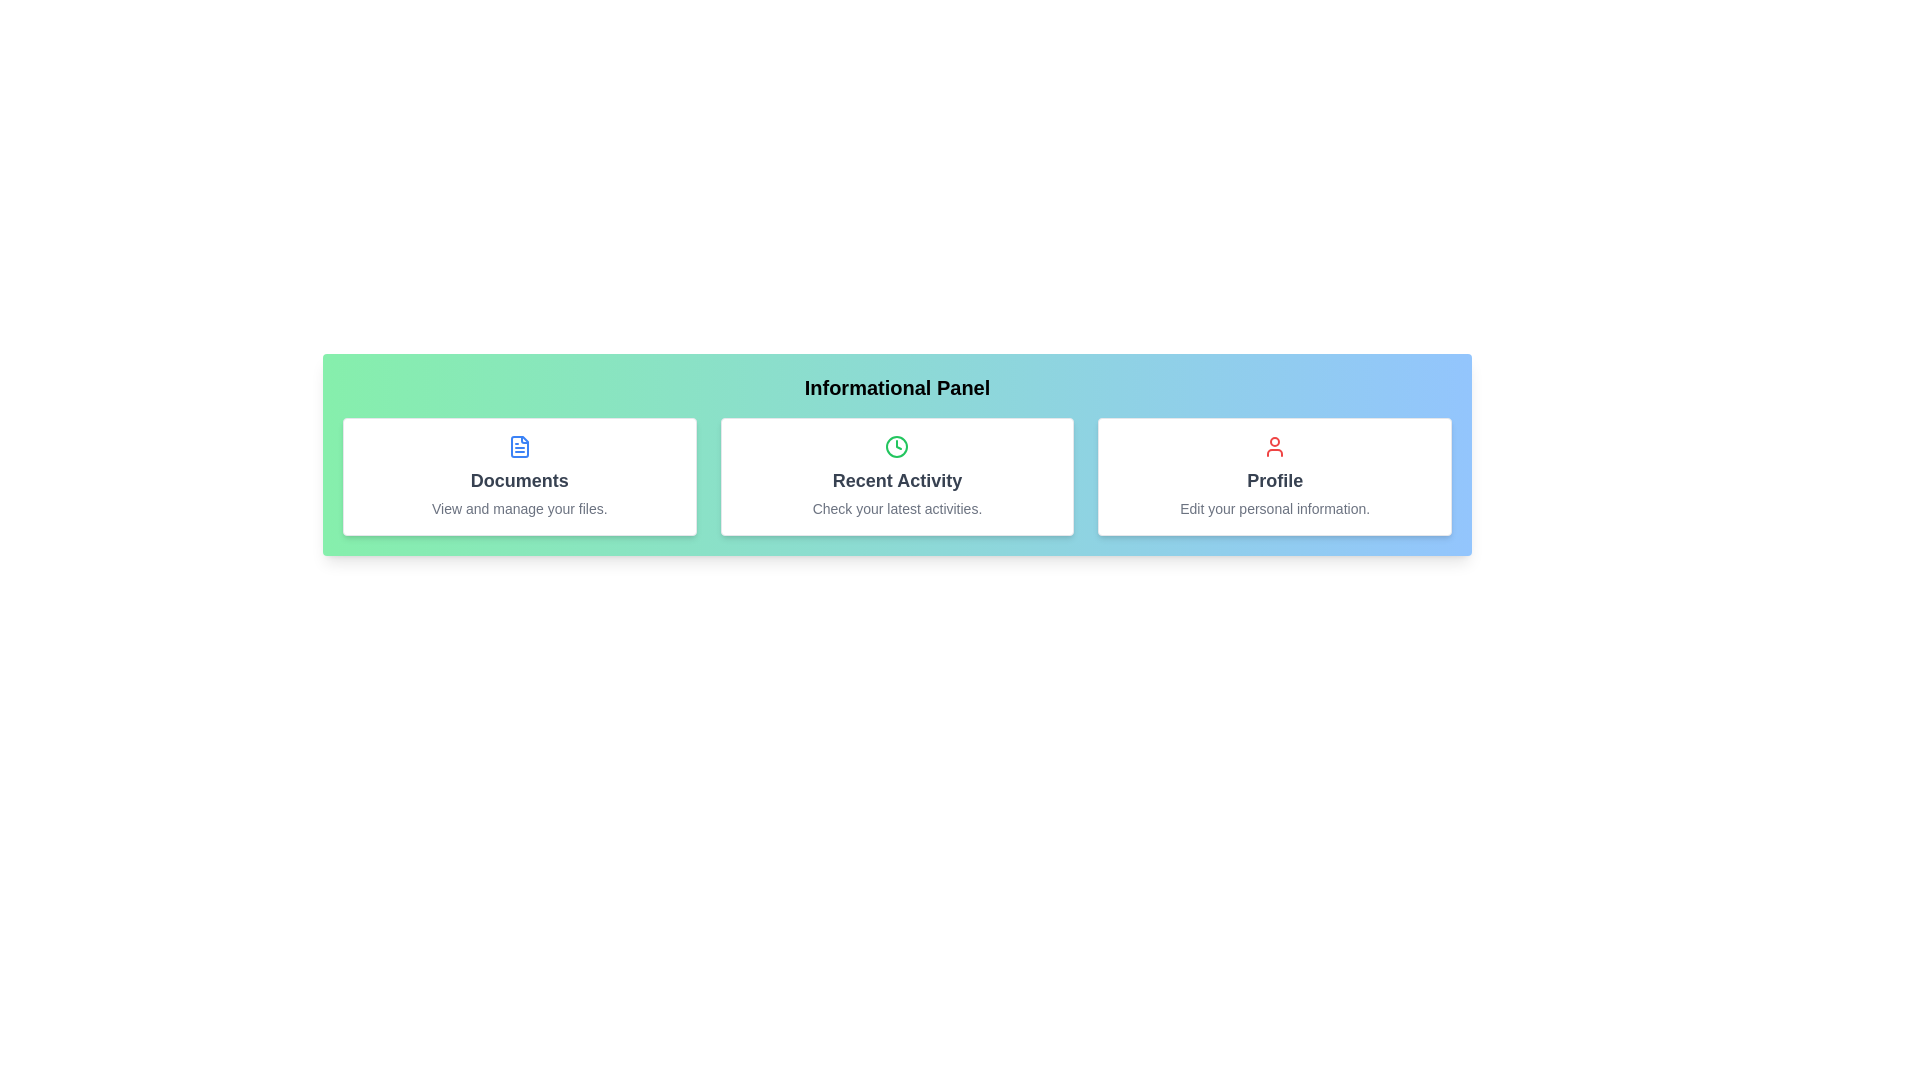 Image resolution: width=1920 pixels, height=1080 pixels. What do you see at coordinates (896, 477) in the screenshot?
I see `the card labeled Recent Activity to observe its hover effect` at bounding box center [896, 477].